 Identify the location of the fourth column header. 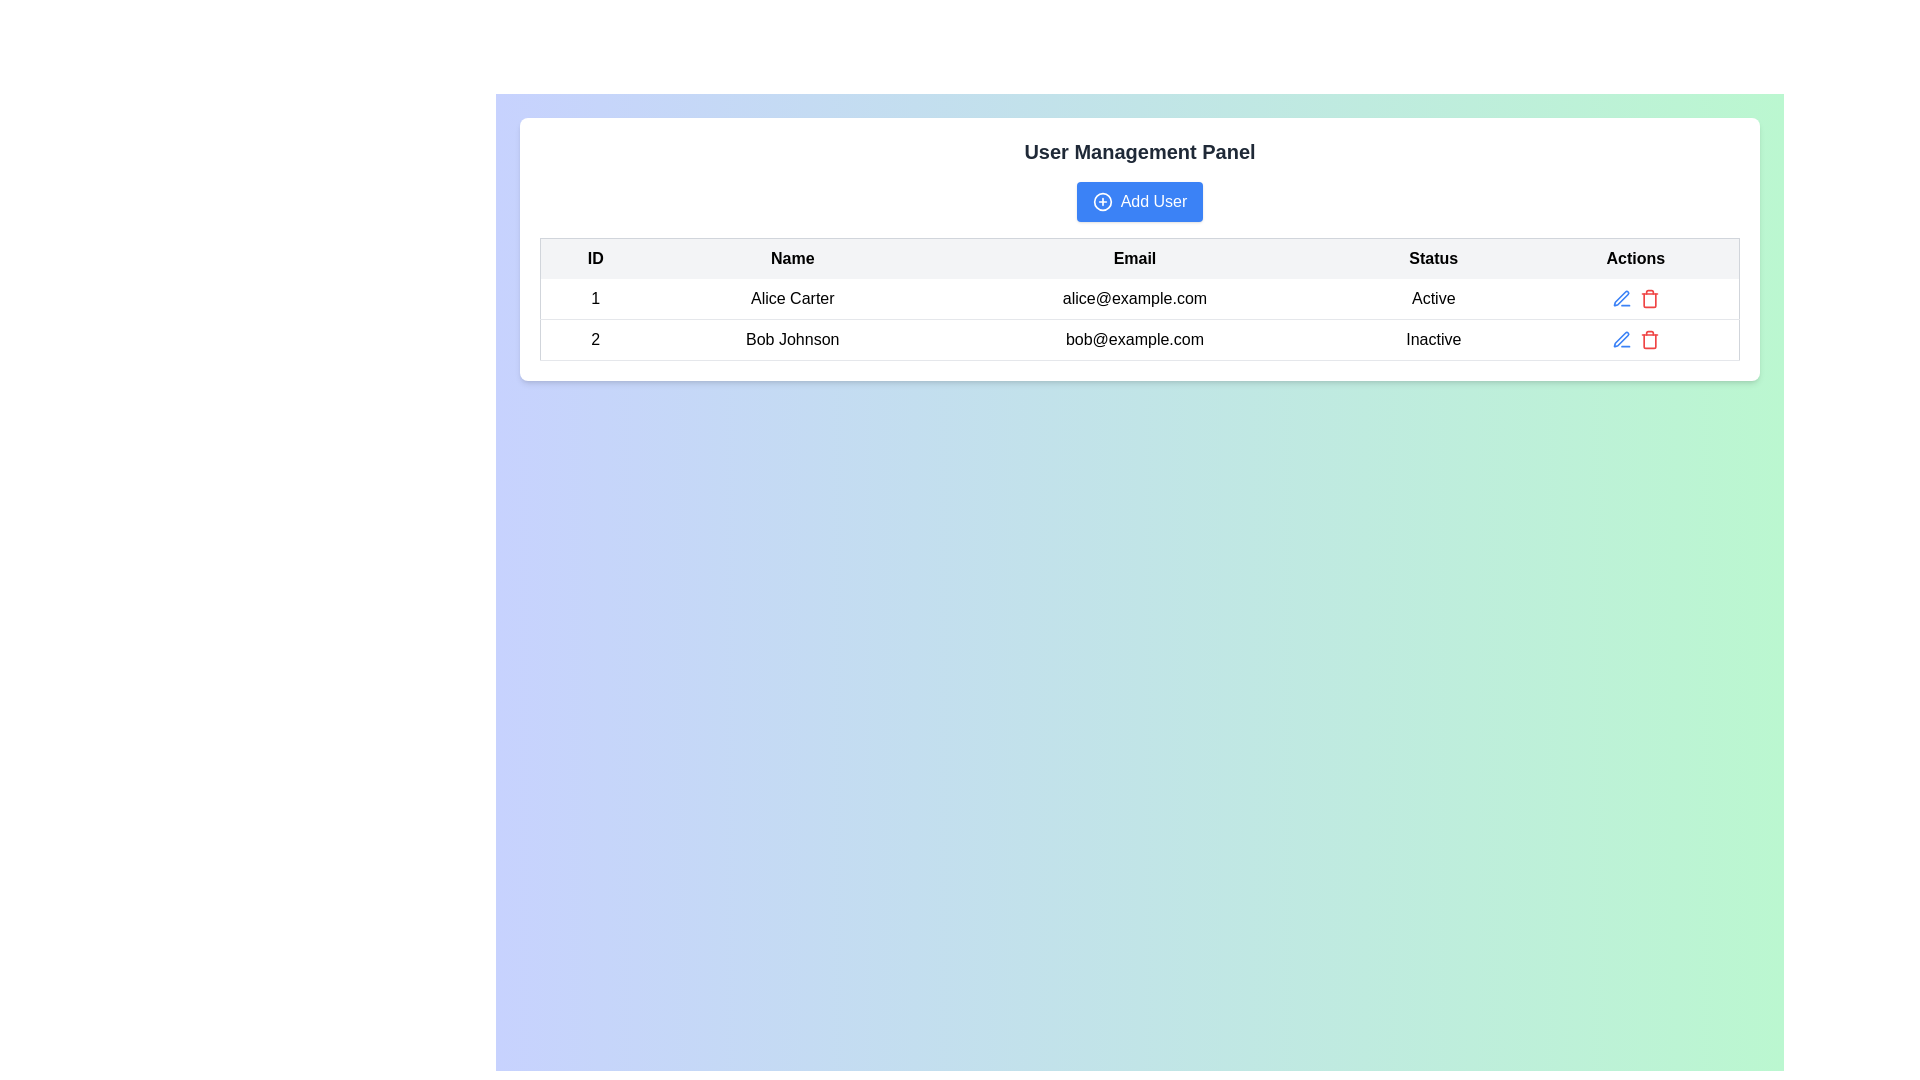
(1432, 257).